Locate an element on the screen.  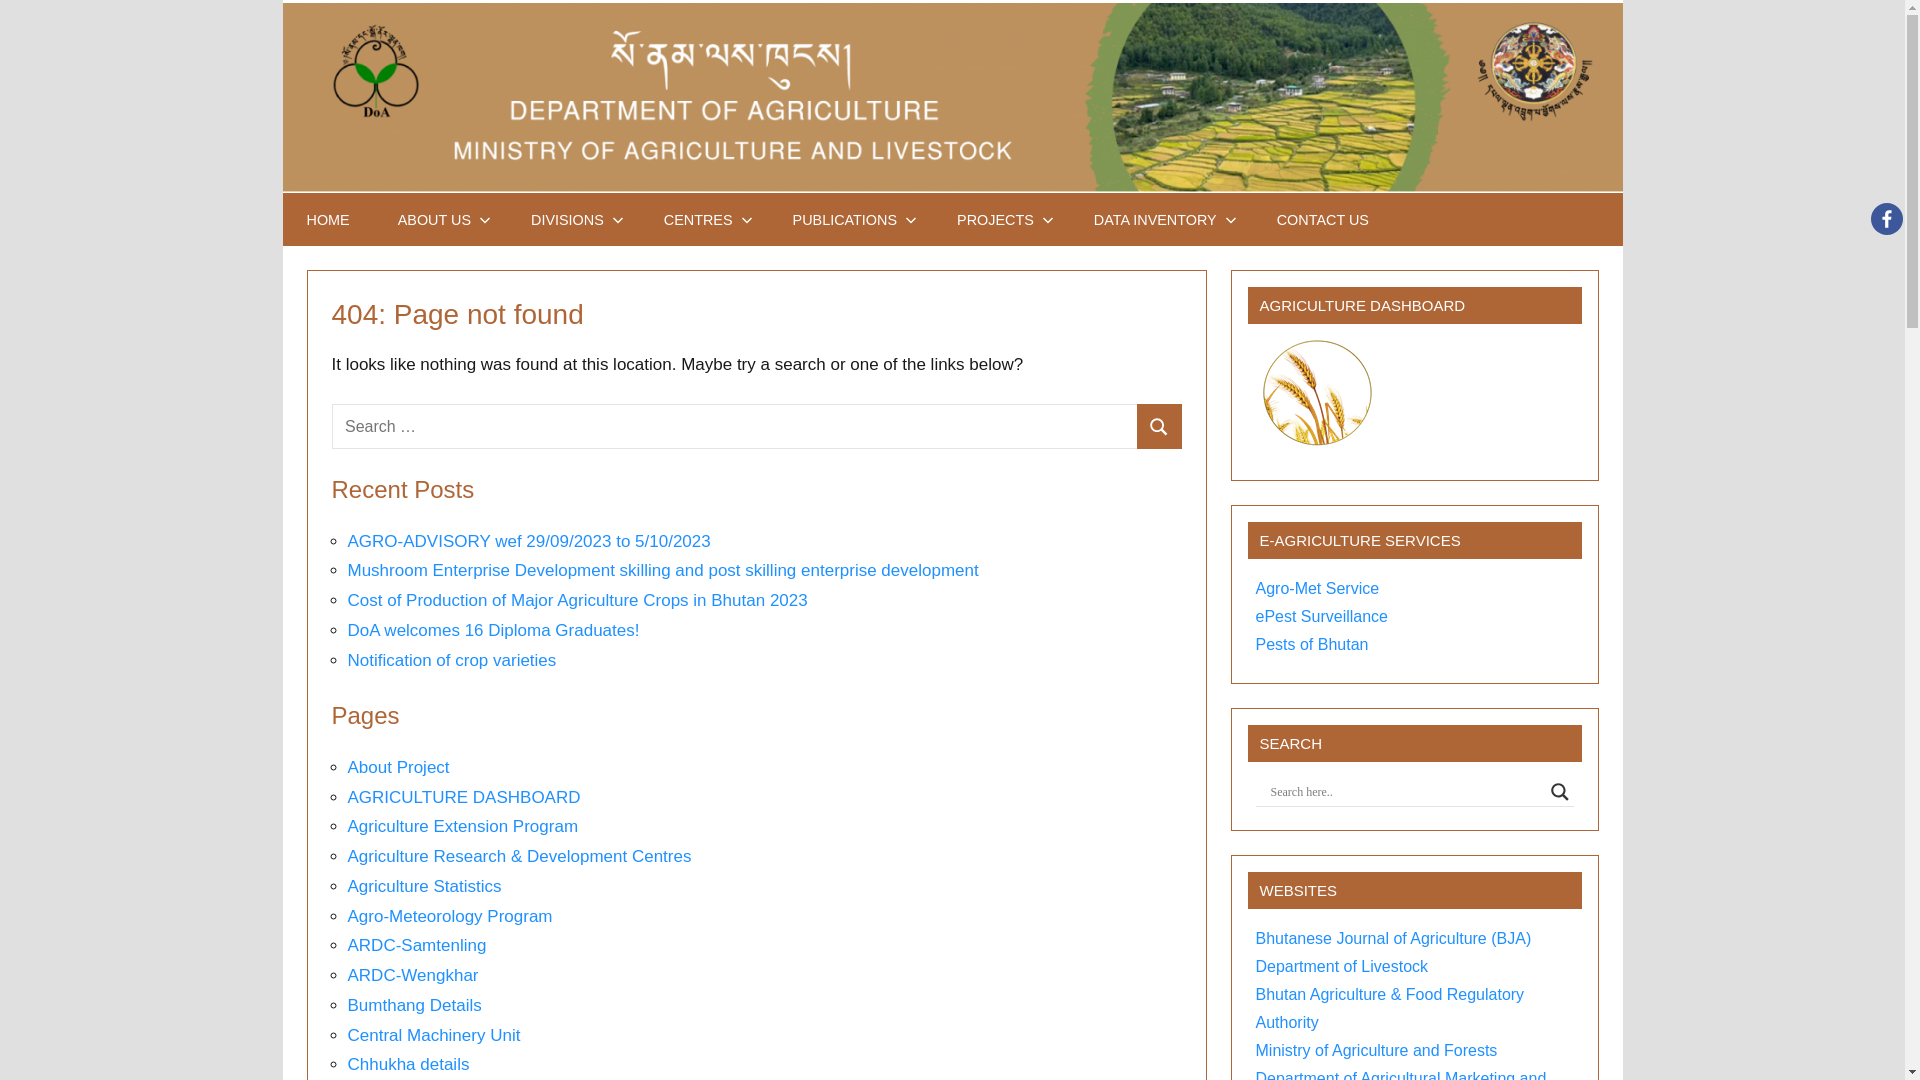
'PROJECTS' is located at coordinates (931, 219).